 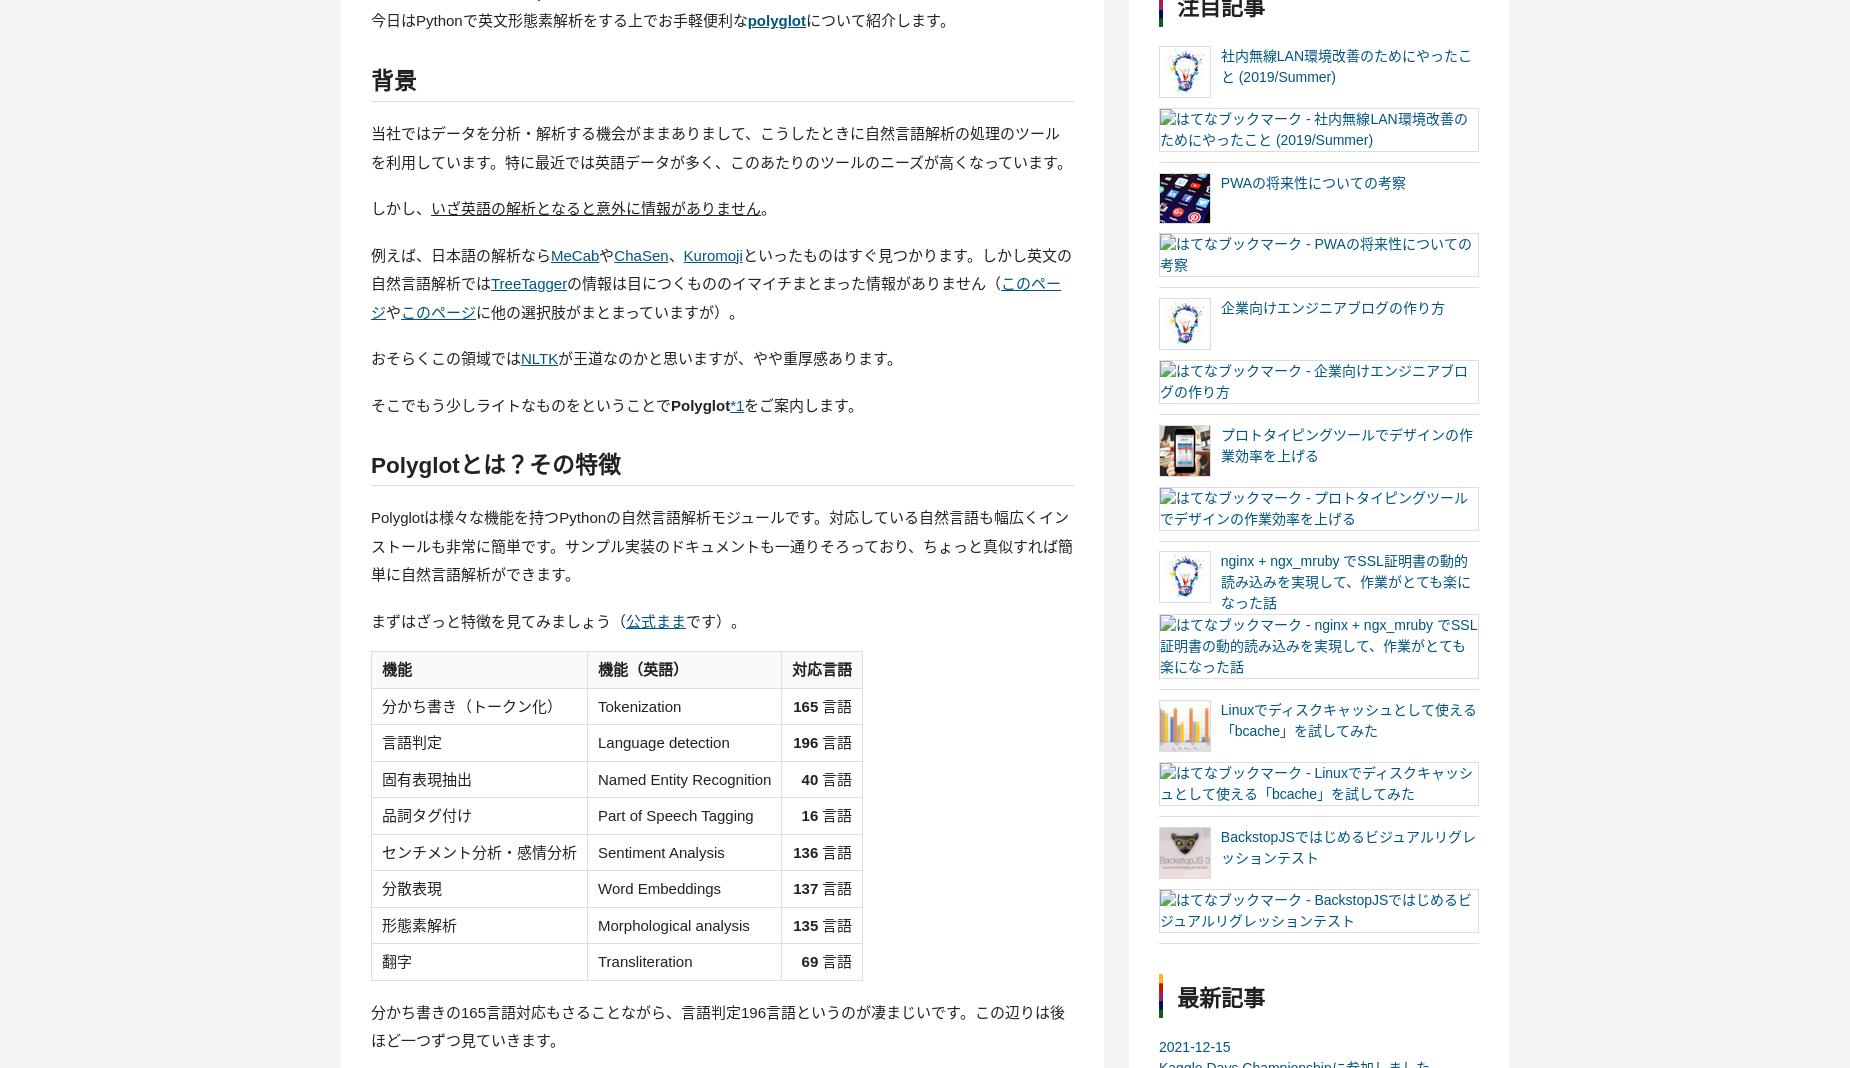 What do you see at coordinates (805, 923) in the screenshot?
I see `'135'` at bounding box center [805, 923].